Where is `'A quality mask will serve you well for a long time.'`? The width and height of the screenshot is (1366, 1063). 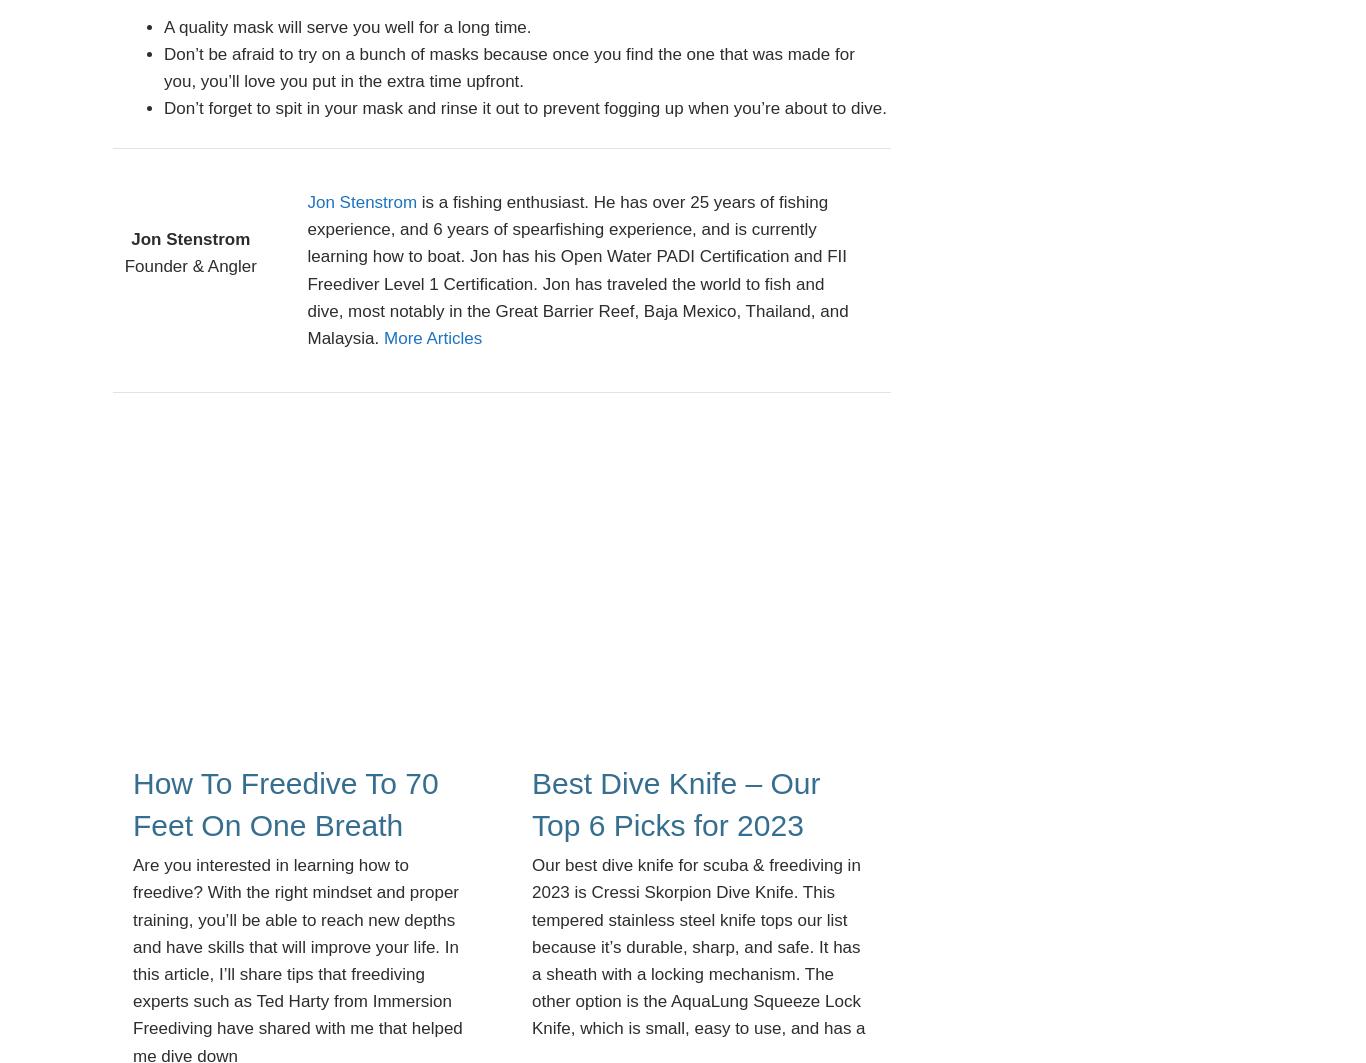 'A quality mask will serve you well for a long time.' is located at coordinates (346, 26).